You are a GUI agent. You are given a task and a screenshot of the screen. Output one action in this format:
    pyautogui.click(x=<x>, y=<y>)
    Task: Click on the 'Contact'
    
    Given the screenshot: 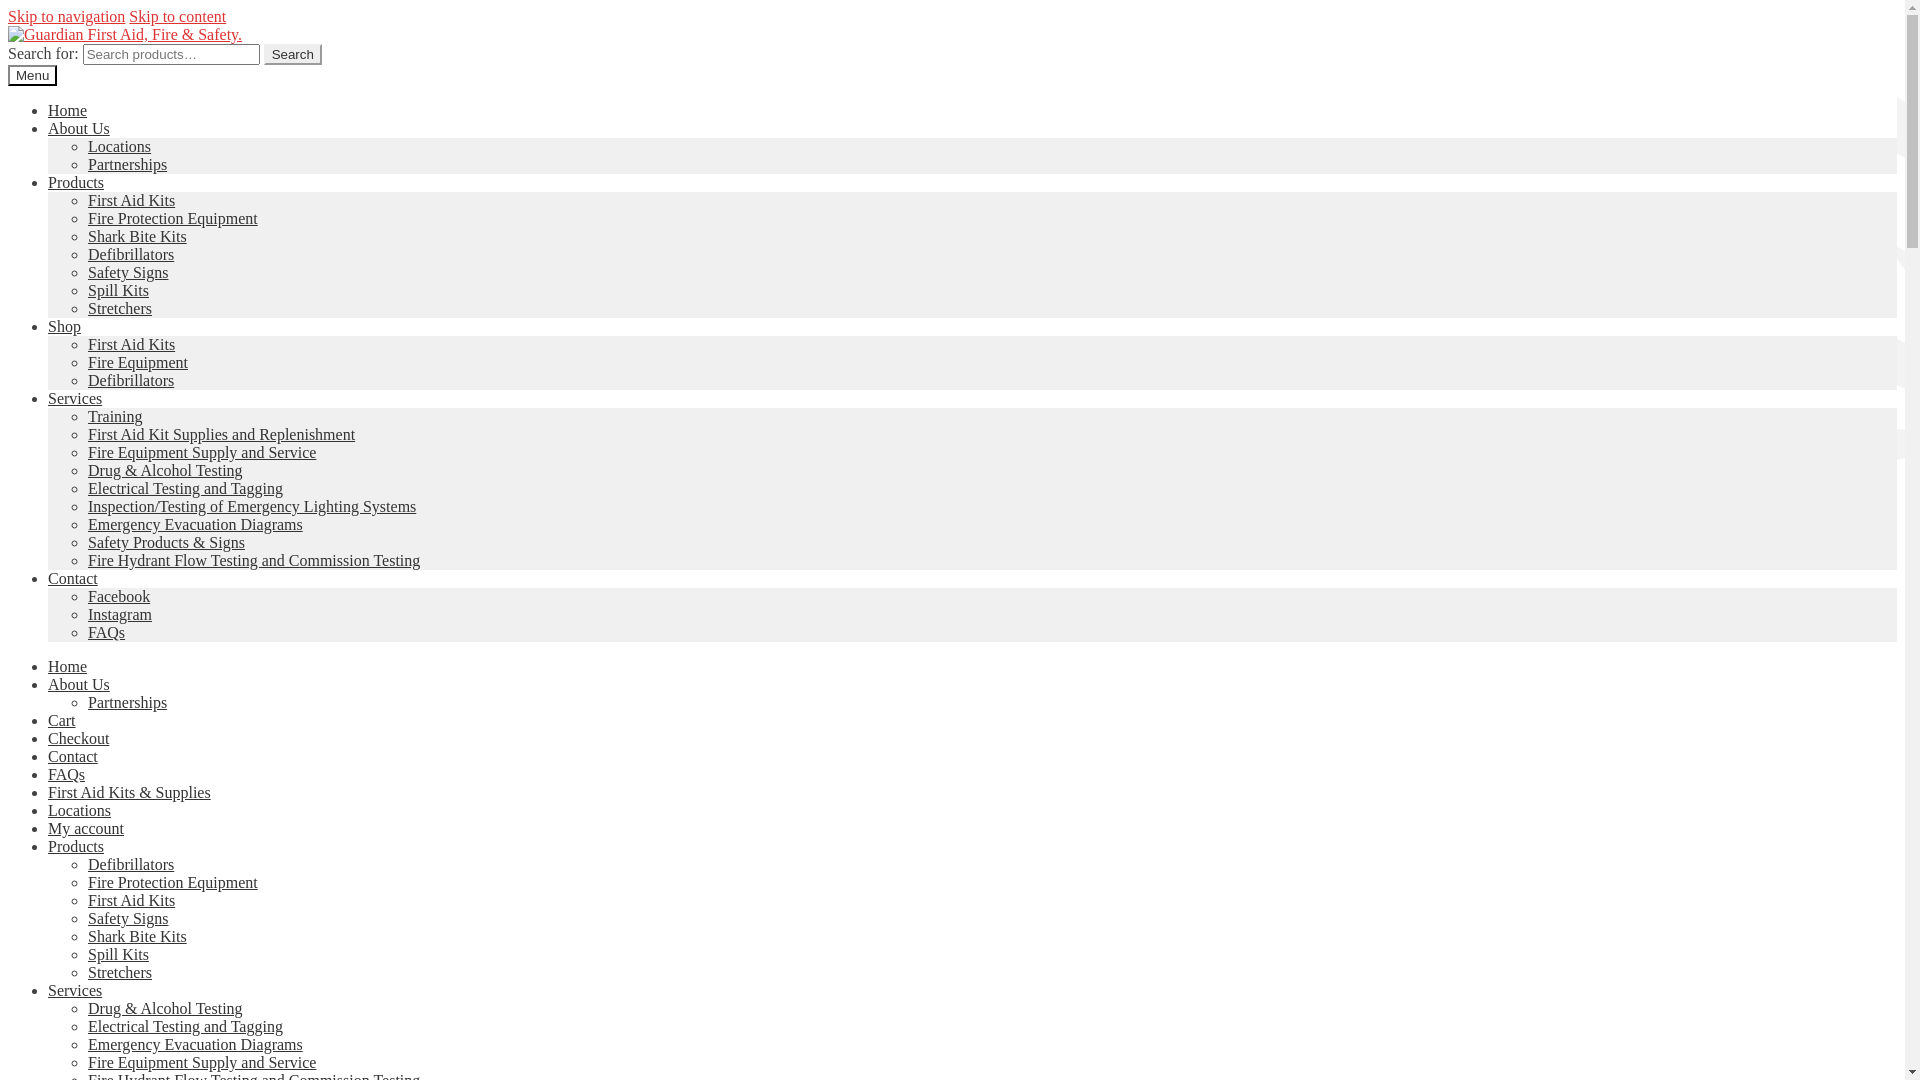 What is the action you would take?
    pyautogui.click(x=72, y=756)
    